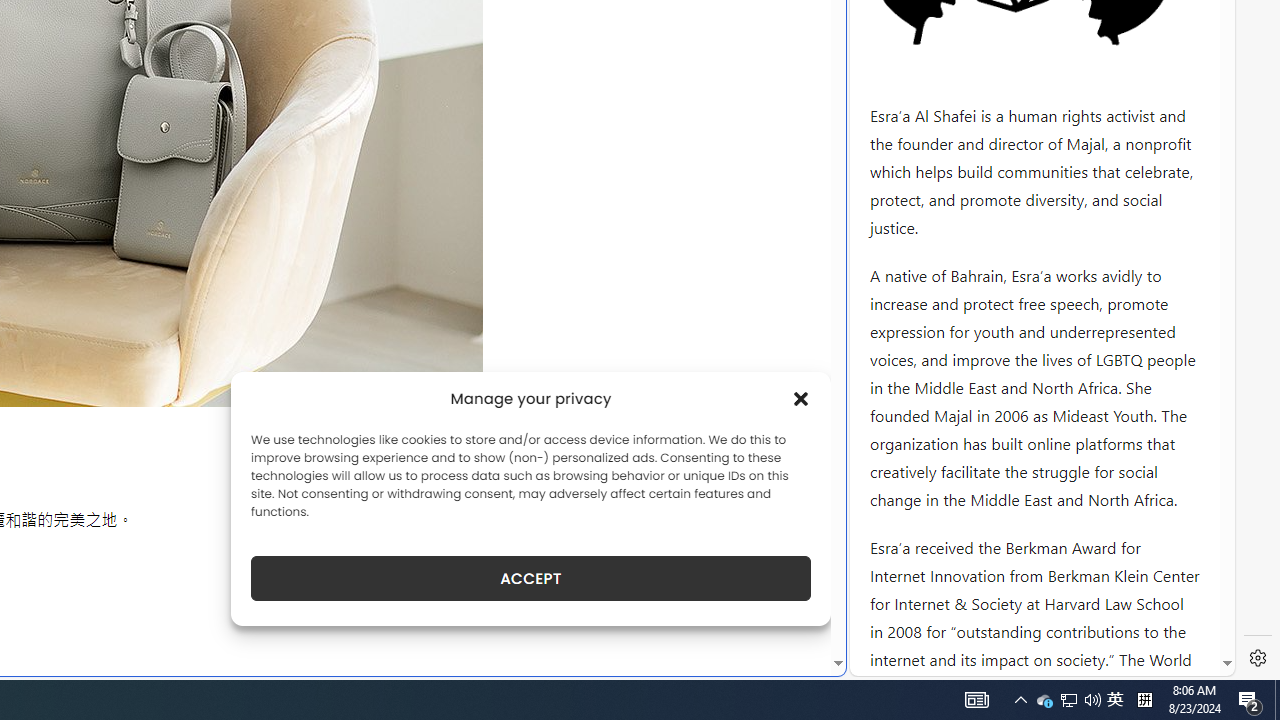 The height and width of the screenshot is (720, 1280). Describe the element at coordinates (801, 398) in the screenshot. I see `'Class: cmplz-close'` at that location.